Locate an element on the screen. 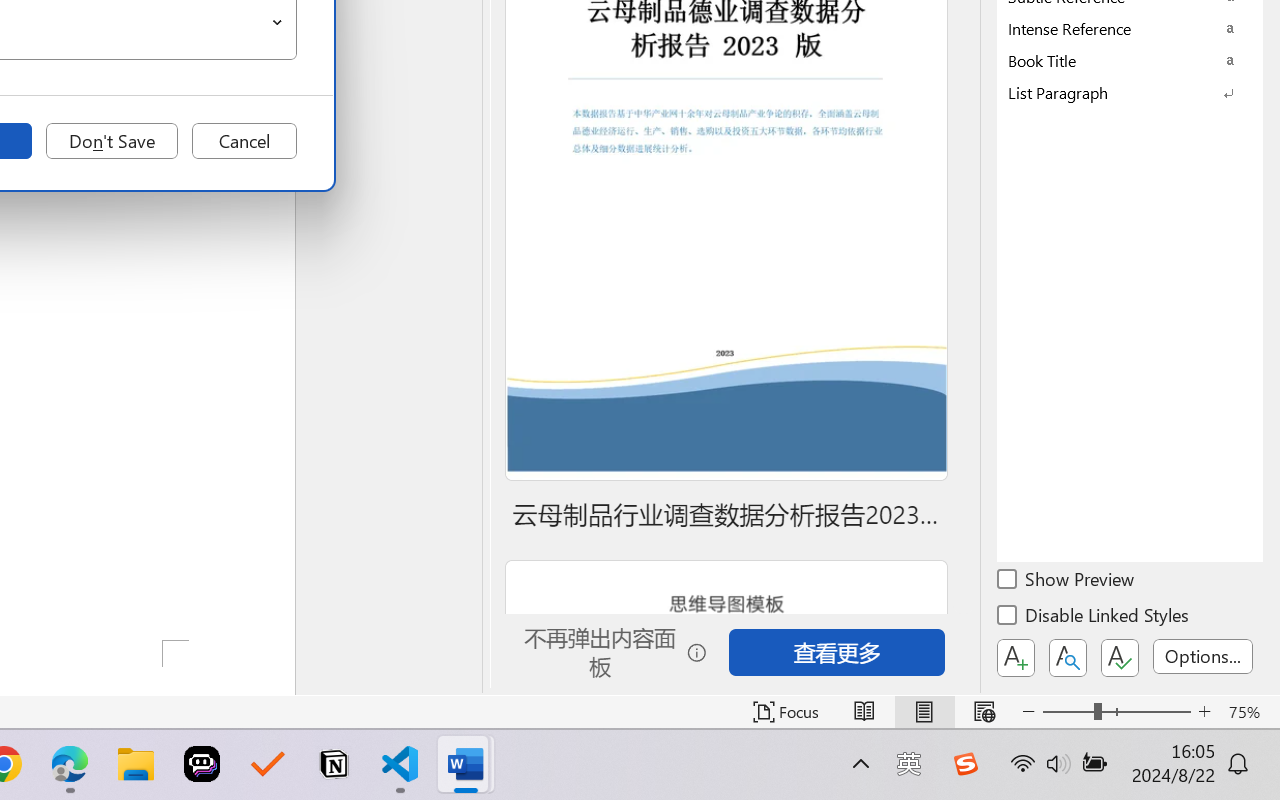 This screenshot has height=800, width=1280. 'Class: Image' is located at coordinates (965, 764).